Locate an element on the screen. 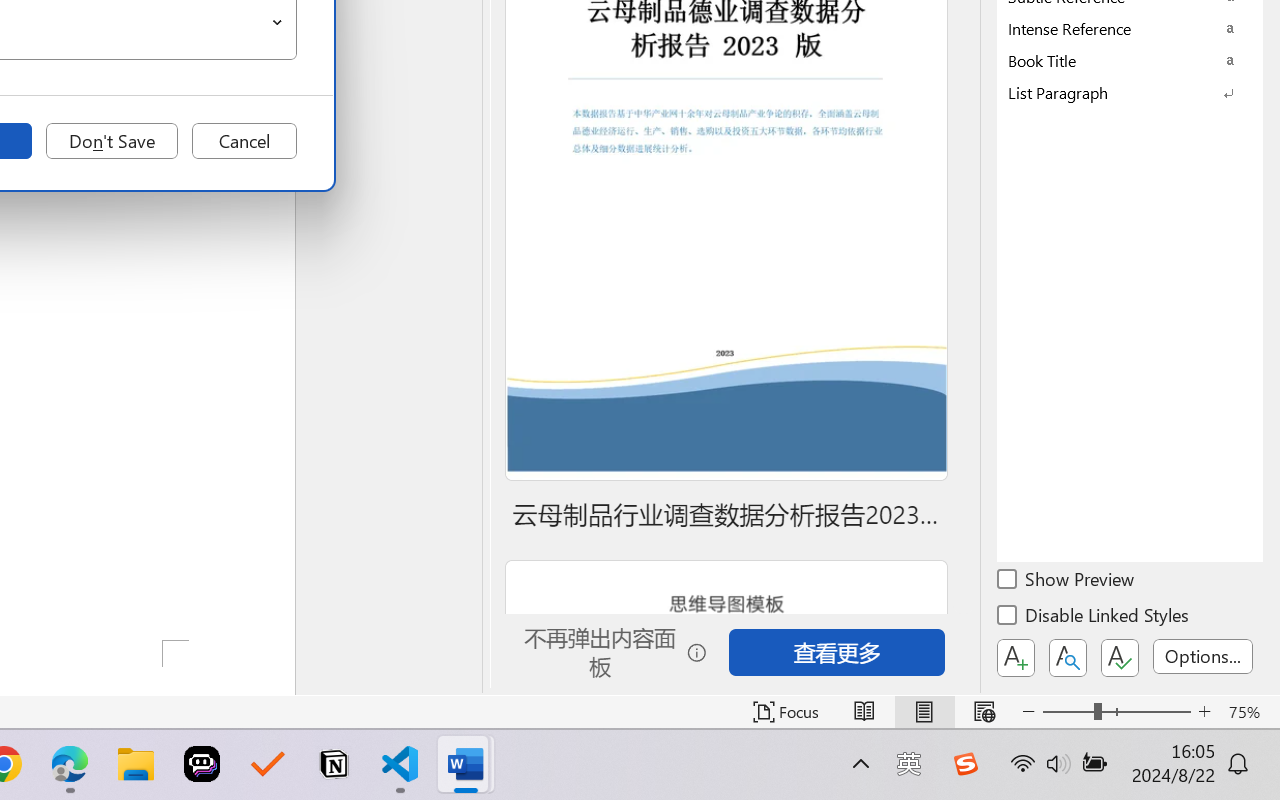 This screenshot has height=800, width=1280. 'Class: Image' is located at coordinates (965, 764).